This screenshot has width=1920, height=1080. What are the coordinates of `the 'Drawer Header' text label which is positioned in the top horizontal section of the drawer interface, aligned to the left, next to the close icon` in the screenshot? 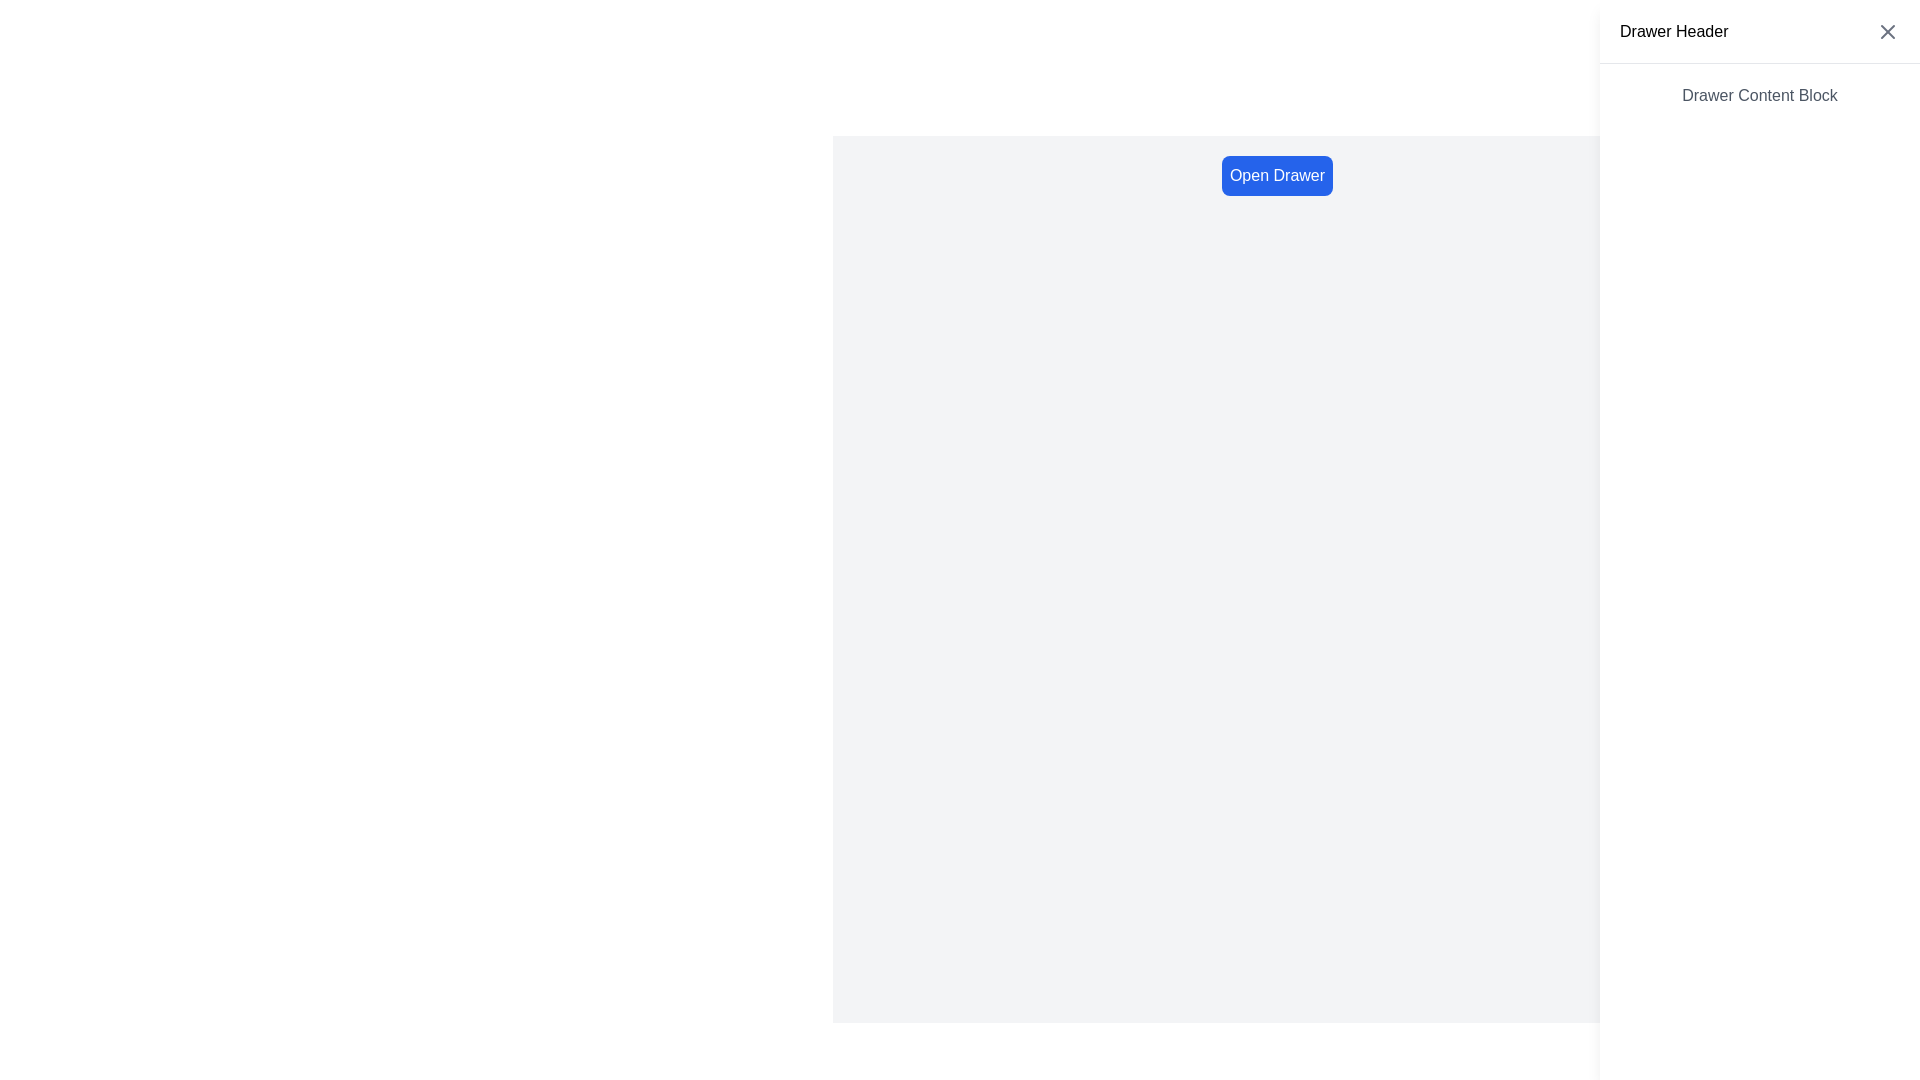 It's located at (1674, 31).